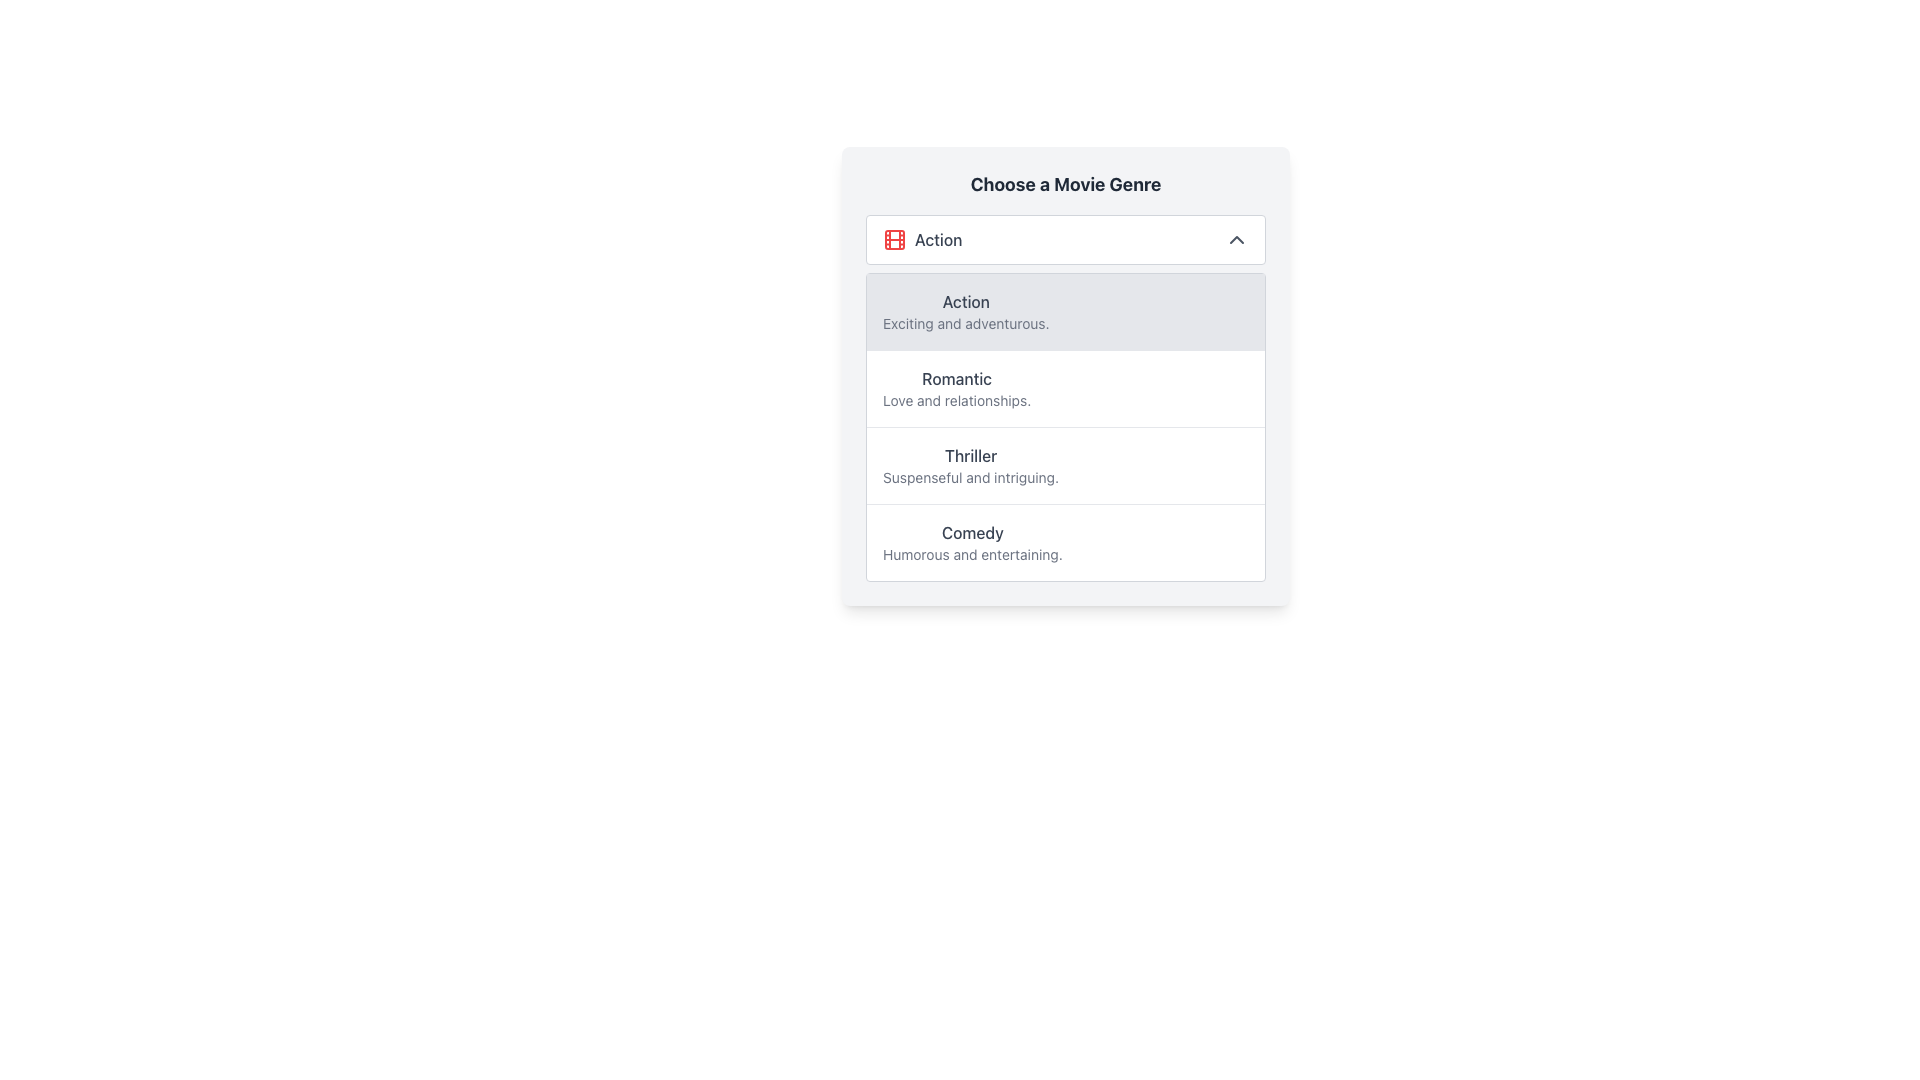 The height and width of the screenshot is (1080, 1920). What do you see at coordinates (966, 301) in the screenshot?
I see `the text label that says 'Action', which is styled in a medium-sized font and located in a gray background area above the text 'Exciting and adventurous'` at bounding box center [966, 301].